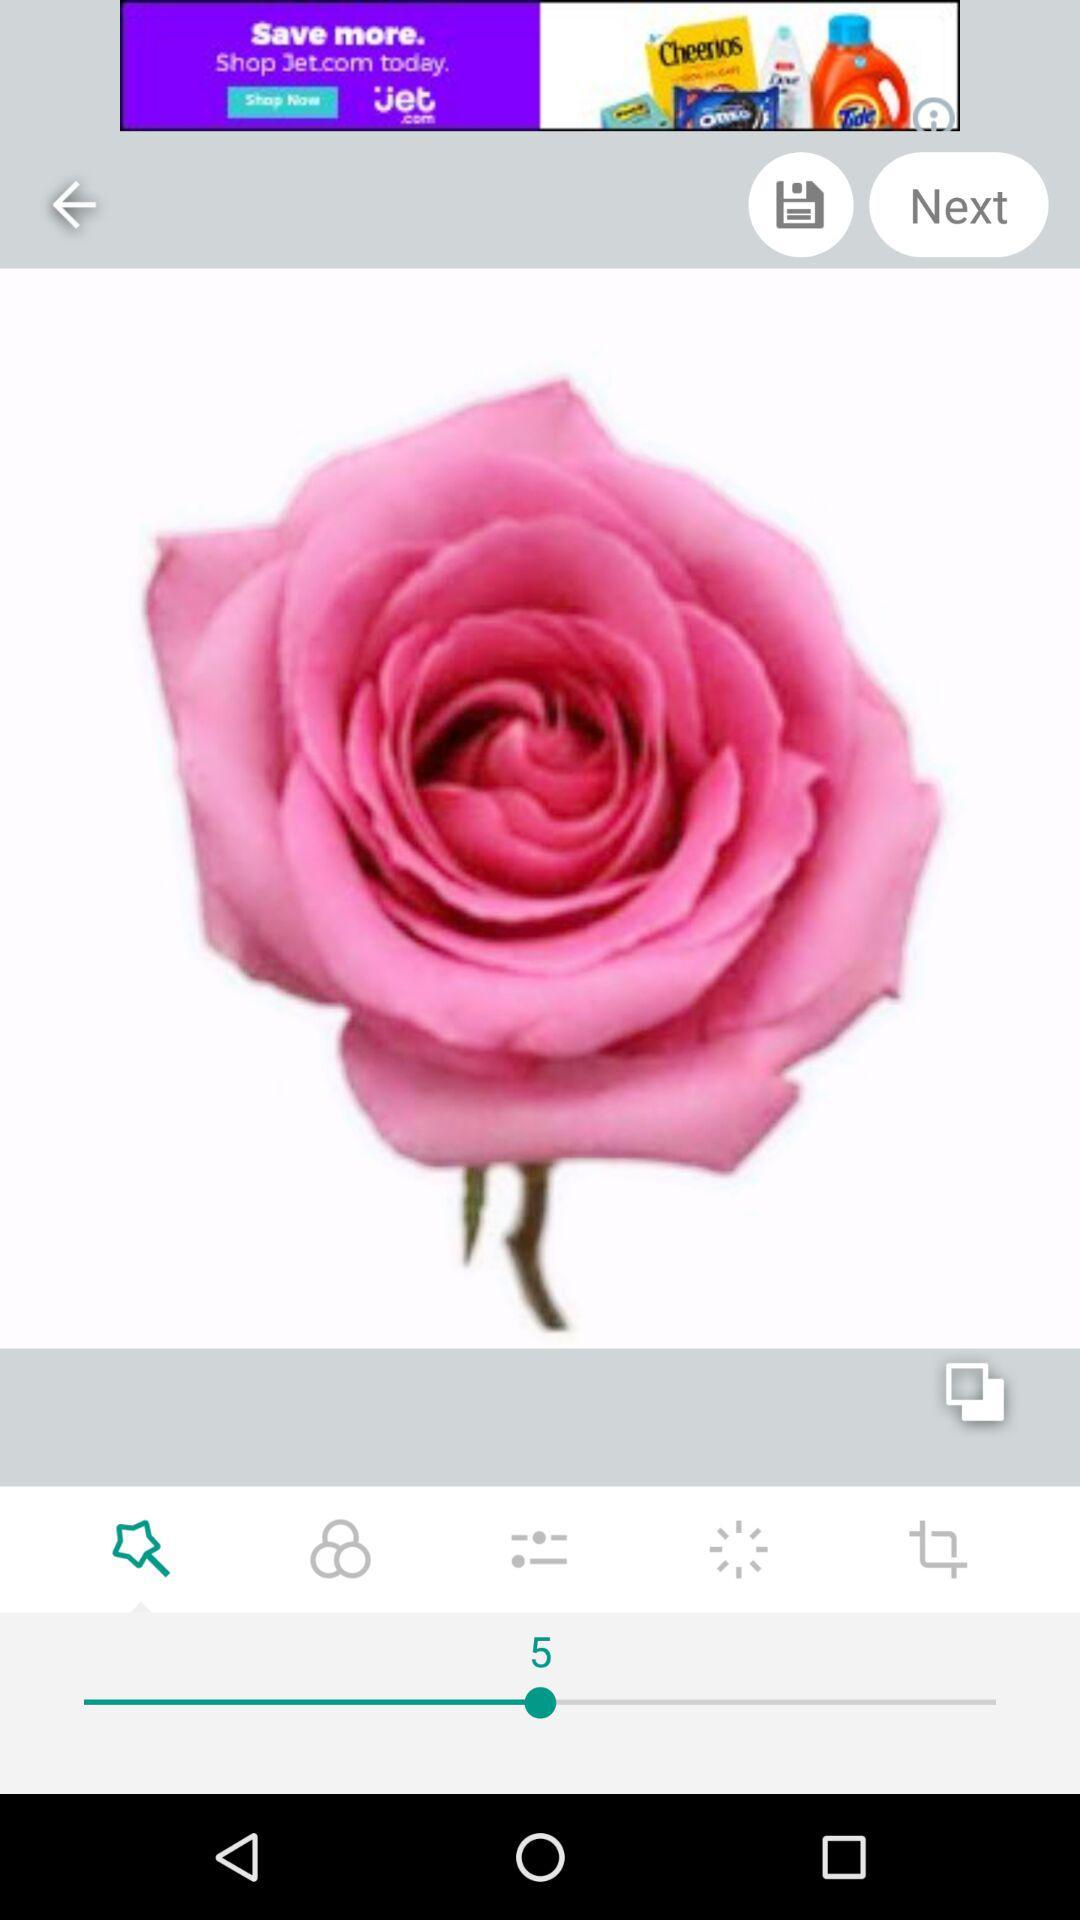 The height and width of the screenshot is (1920, 1080). Describe the element at coordinates (800, 204) in the screenshot. I see `save` at that location.